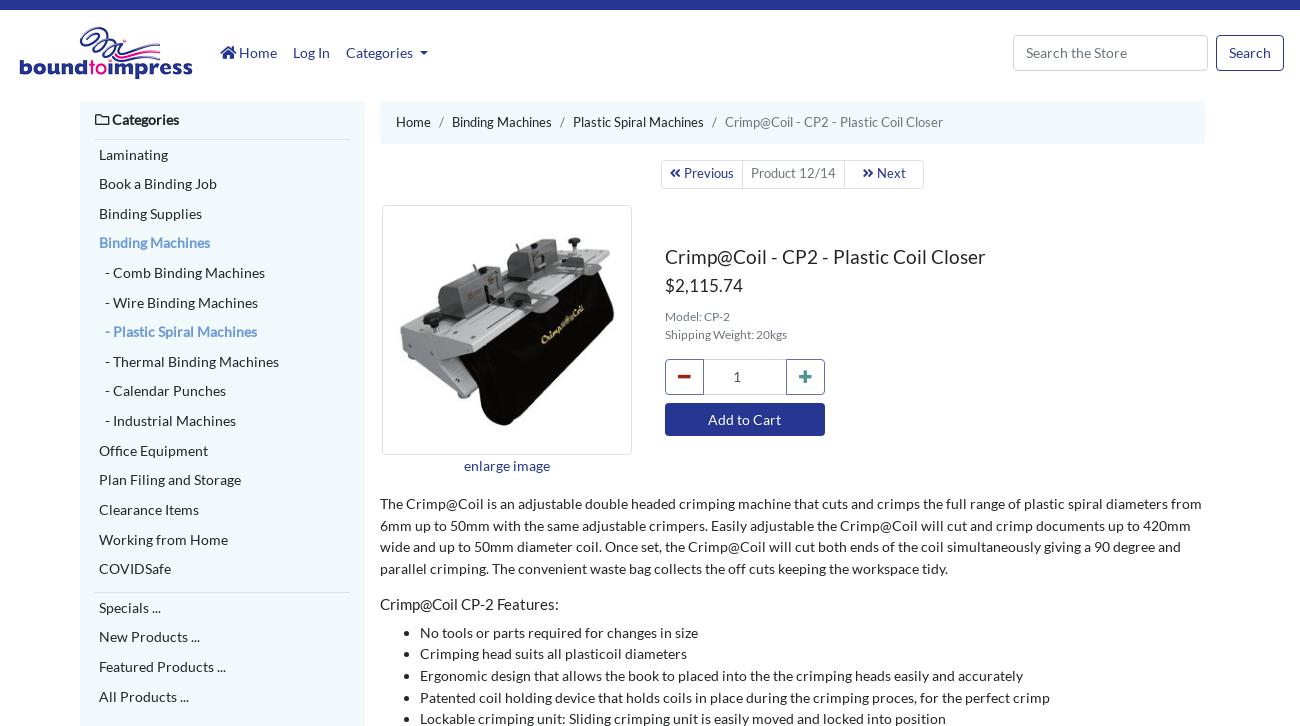  I want to click on 'Plastic Spiral Machines', so click(638, 121).